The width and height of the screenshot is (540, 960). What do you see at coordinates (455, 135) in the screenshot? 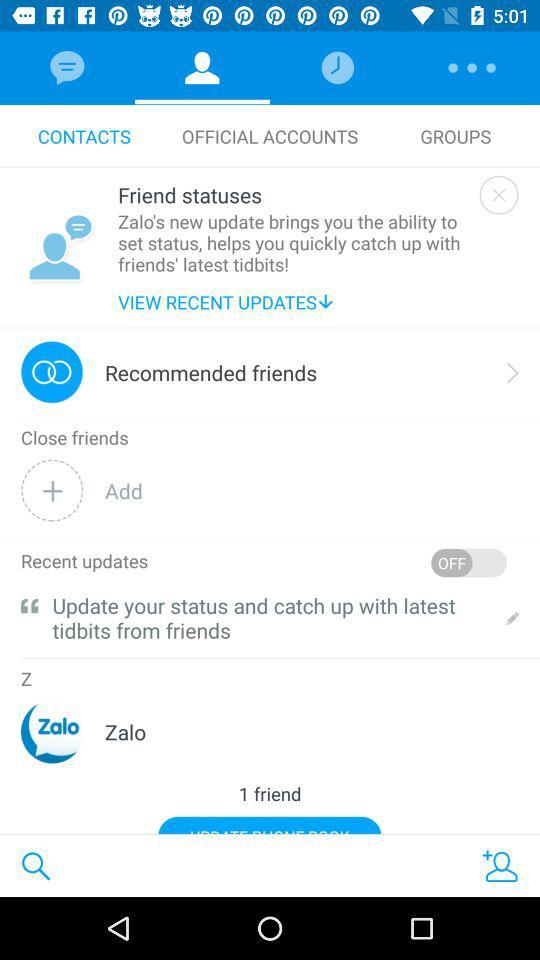
I see `icon next to the official accounts item` at bounding box center [455, 135].